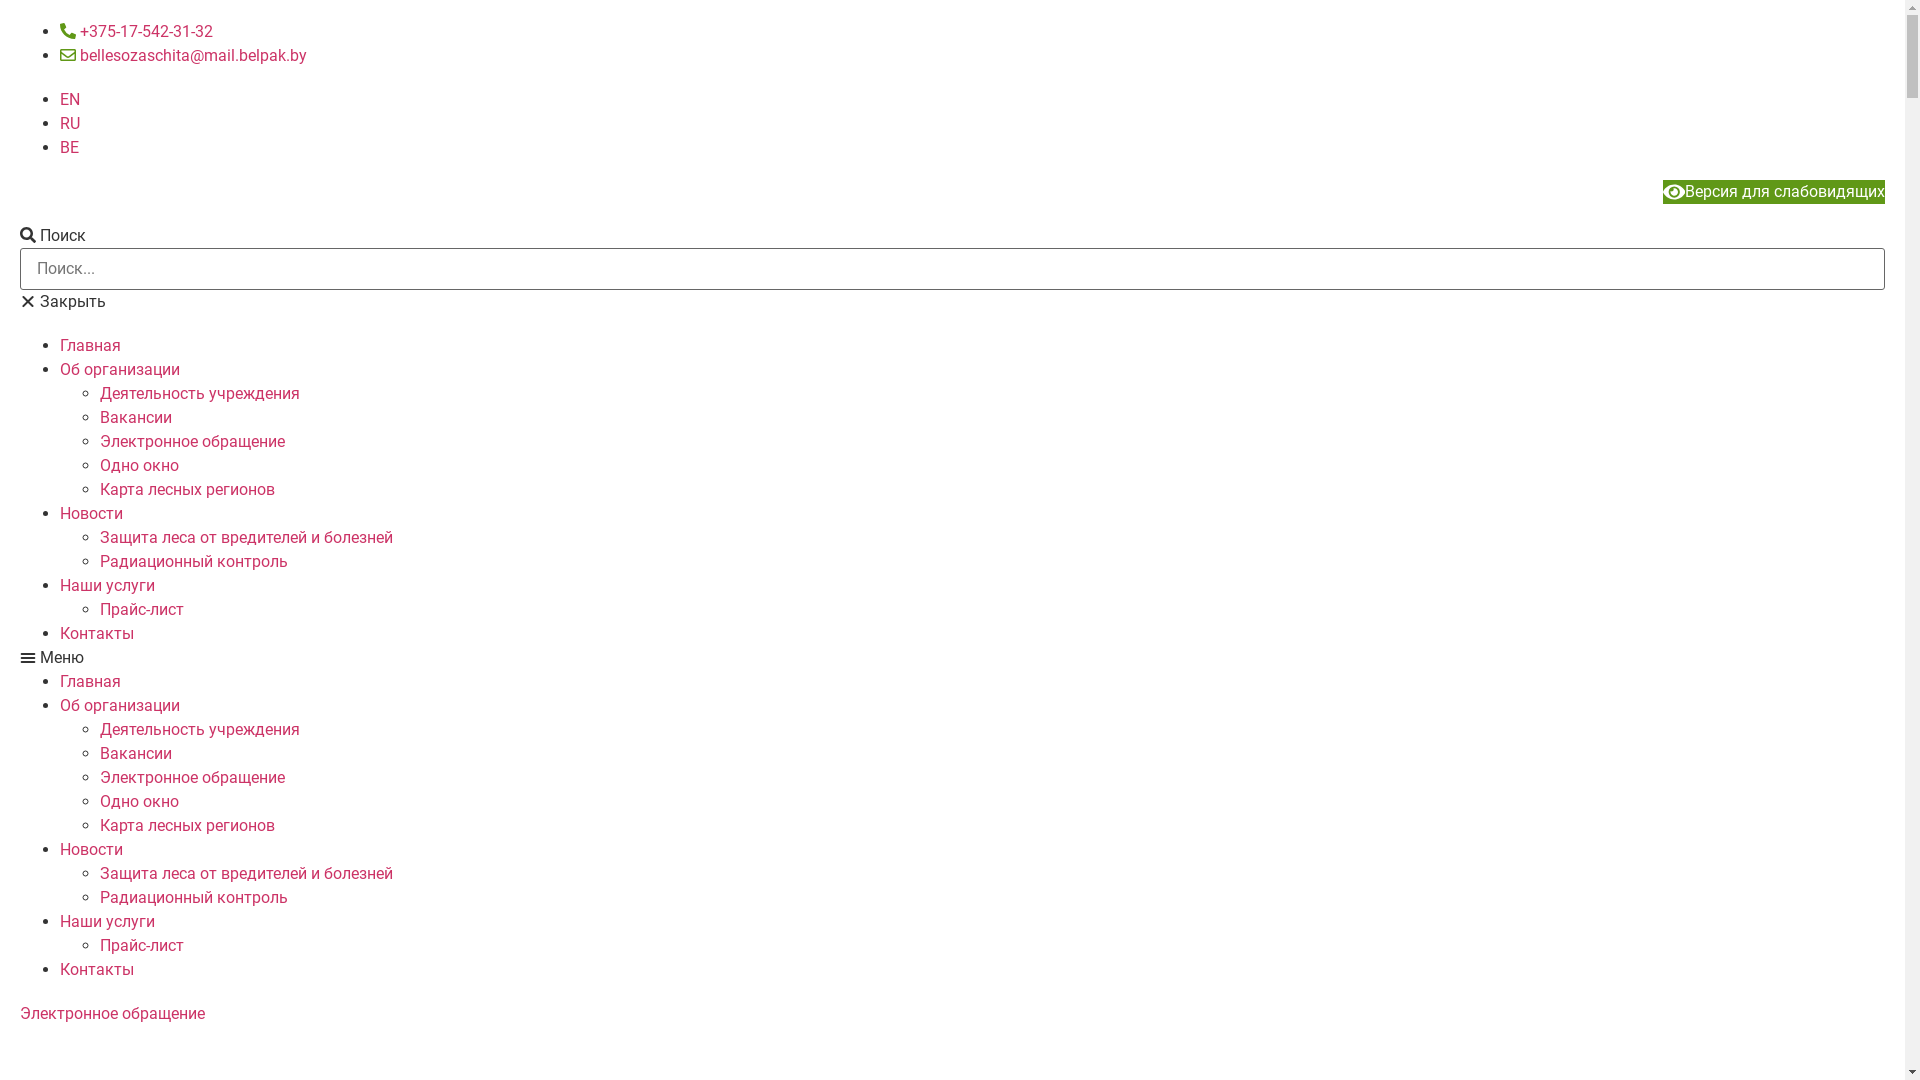  I want to click on 'bellesozaschita@mail.belpak.by', so click(183, 54).